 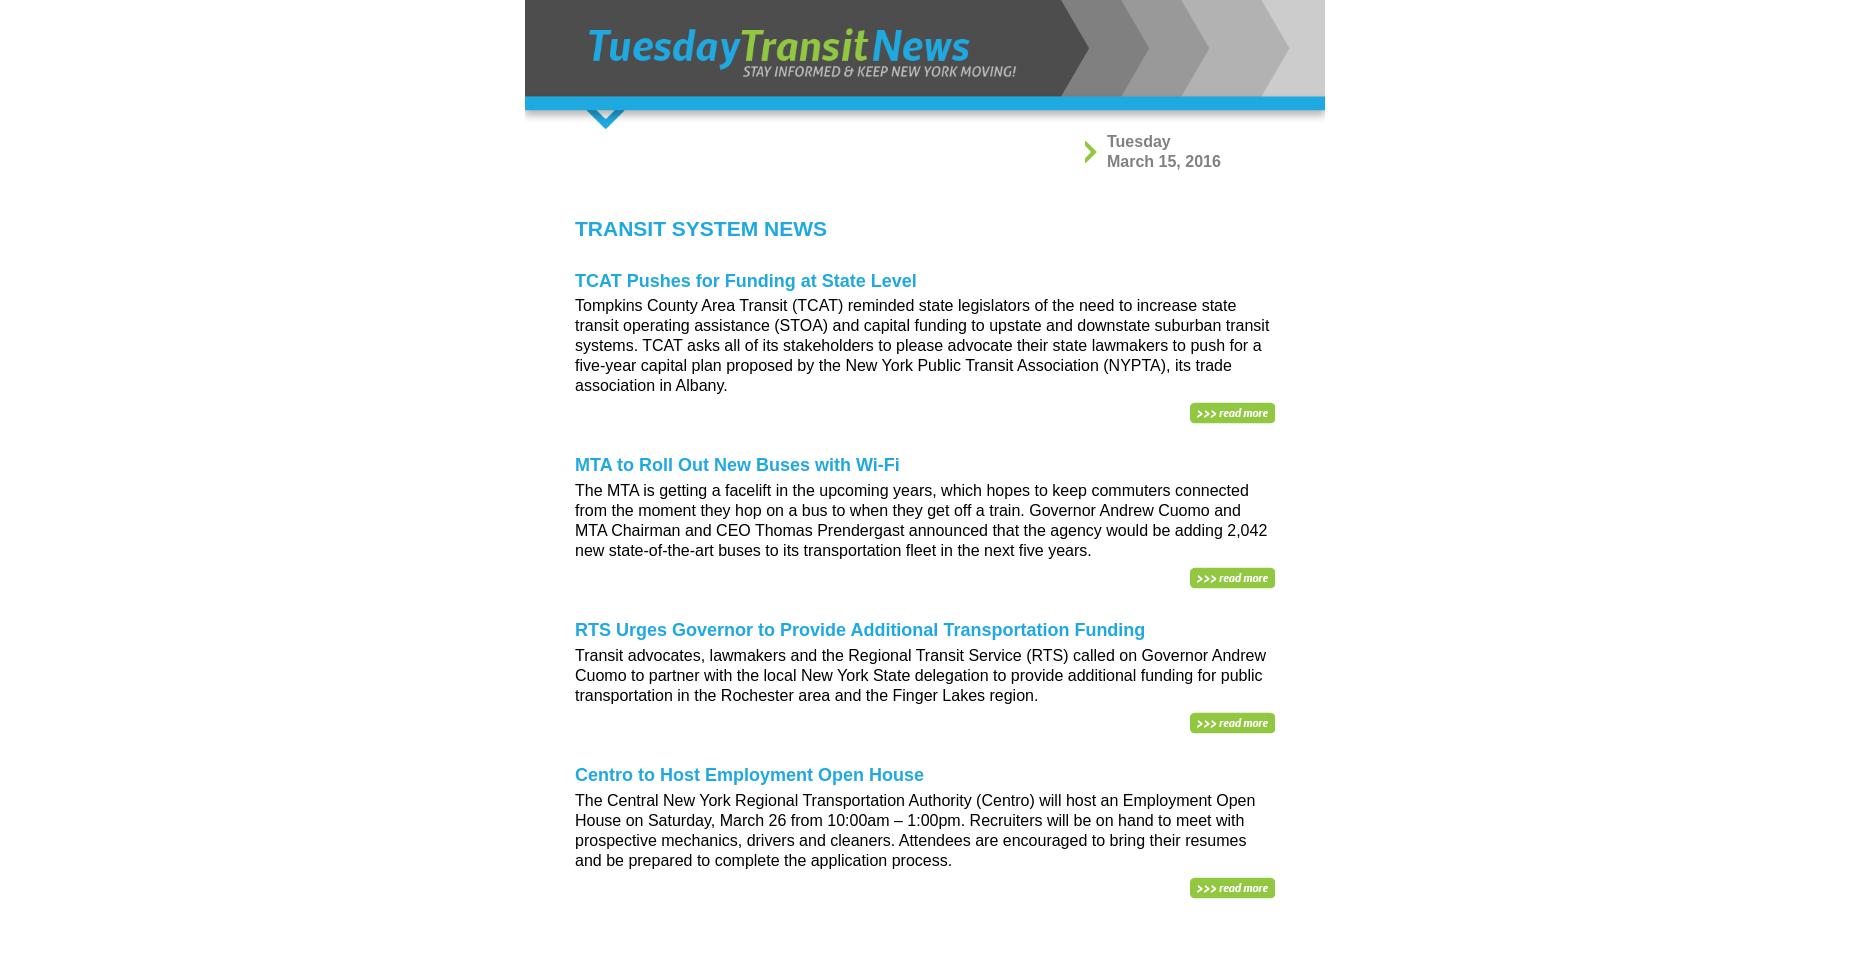 I want to click on 'Tuesday', so click(x=1137, y=140).